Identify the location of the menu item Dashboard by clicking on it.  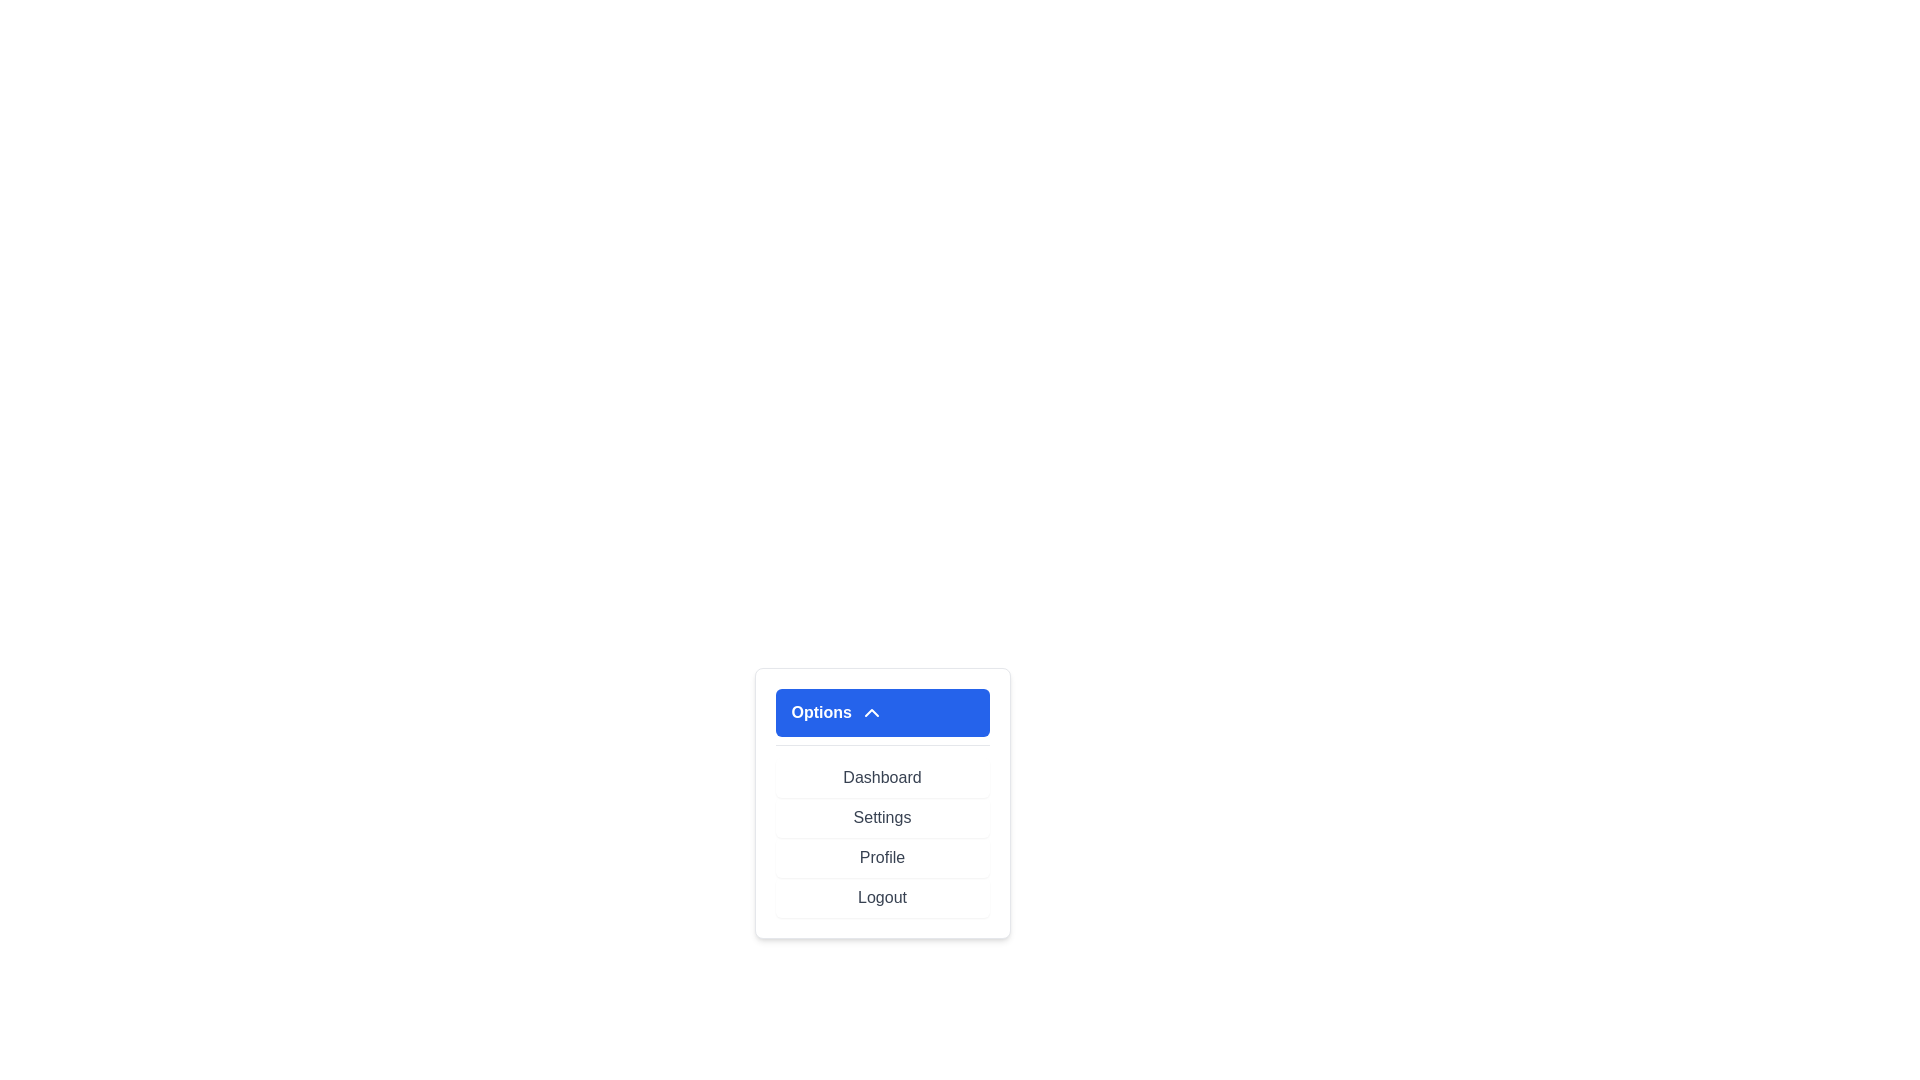
(881, 777).